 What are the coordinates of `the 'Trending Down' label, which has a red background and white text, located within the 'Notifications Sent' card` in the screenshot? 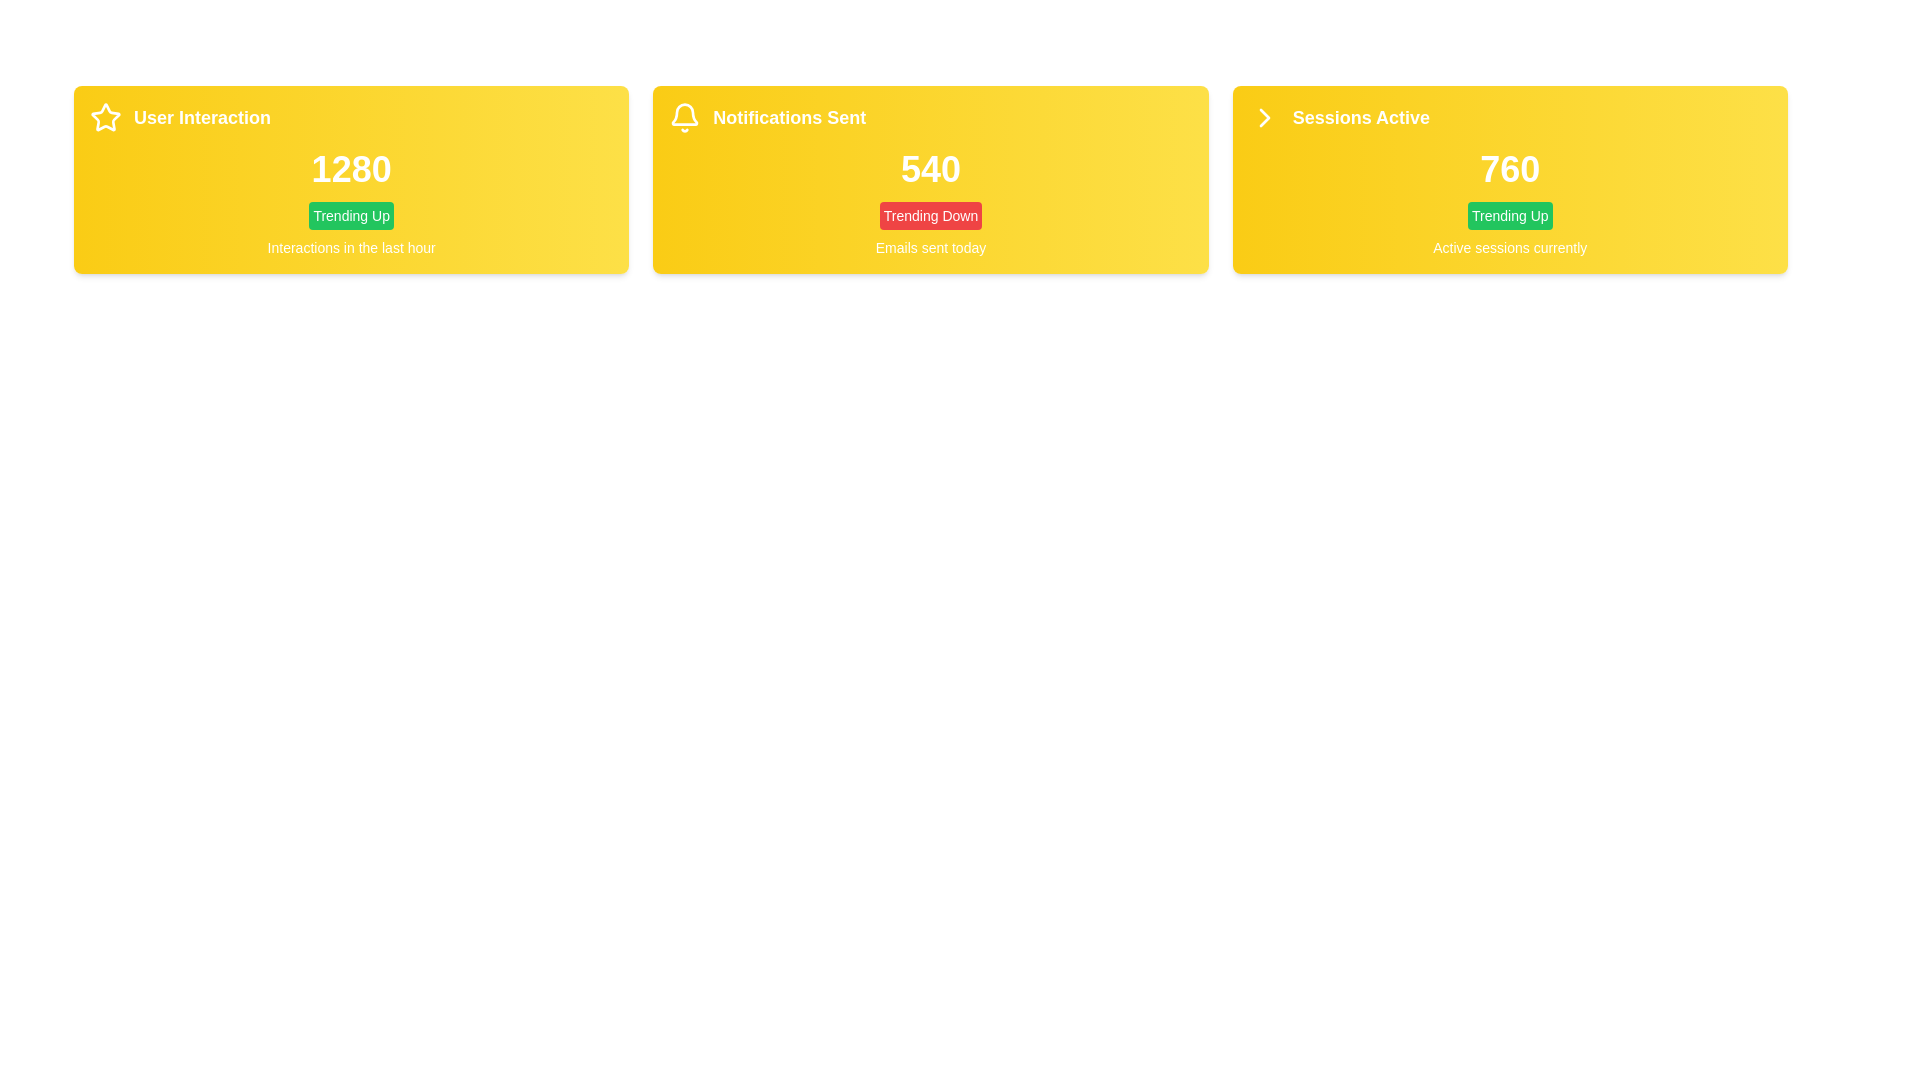 It's located at (930, 216).